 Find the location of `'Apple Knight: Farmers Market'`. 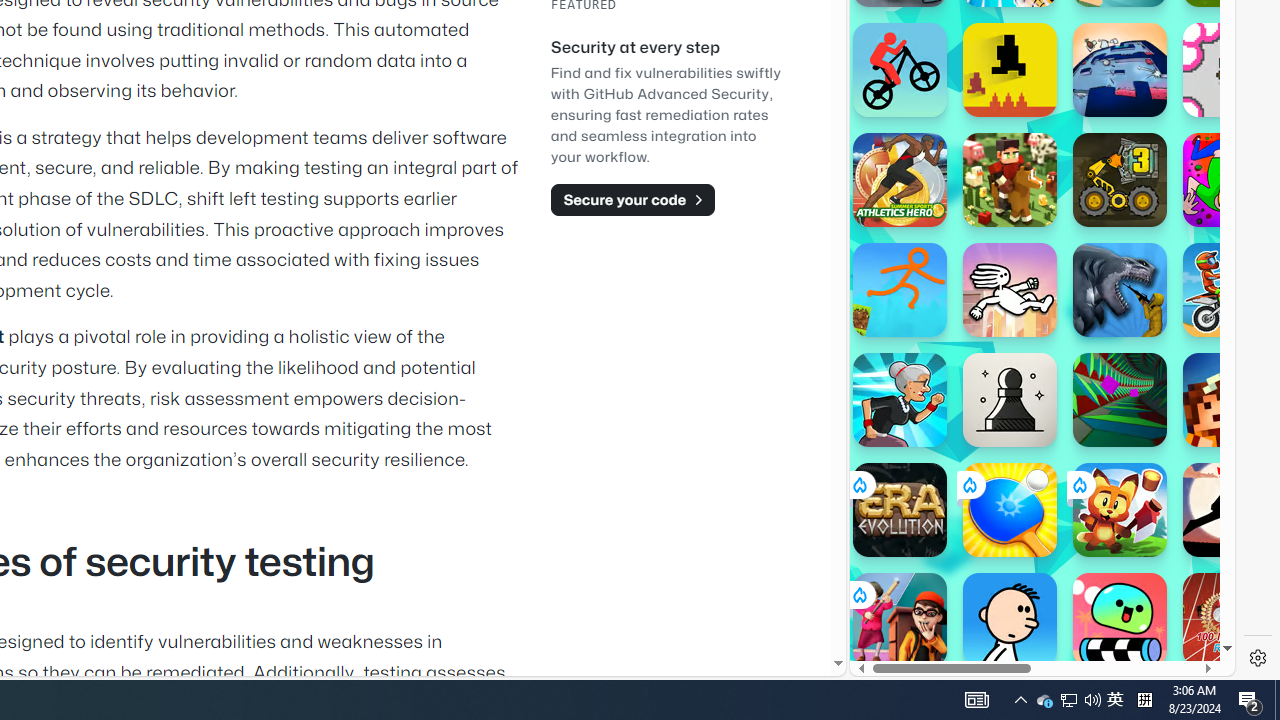

'Apple Knight: Farmers Market' is located at coordinates (1009, 180).